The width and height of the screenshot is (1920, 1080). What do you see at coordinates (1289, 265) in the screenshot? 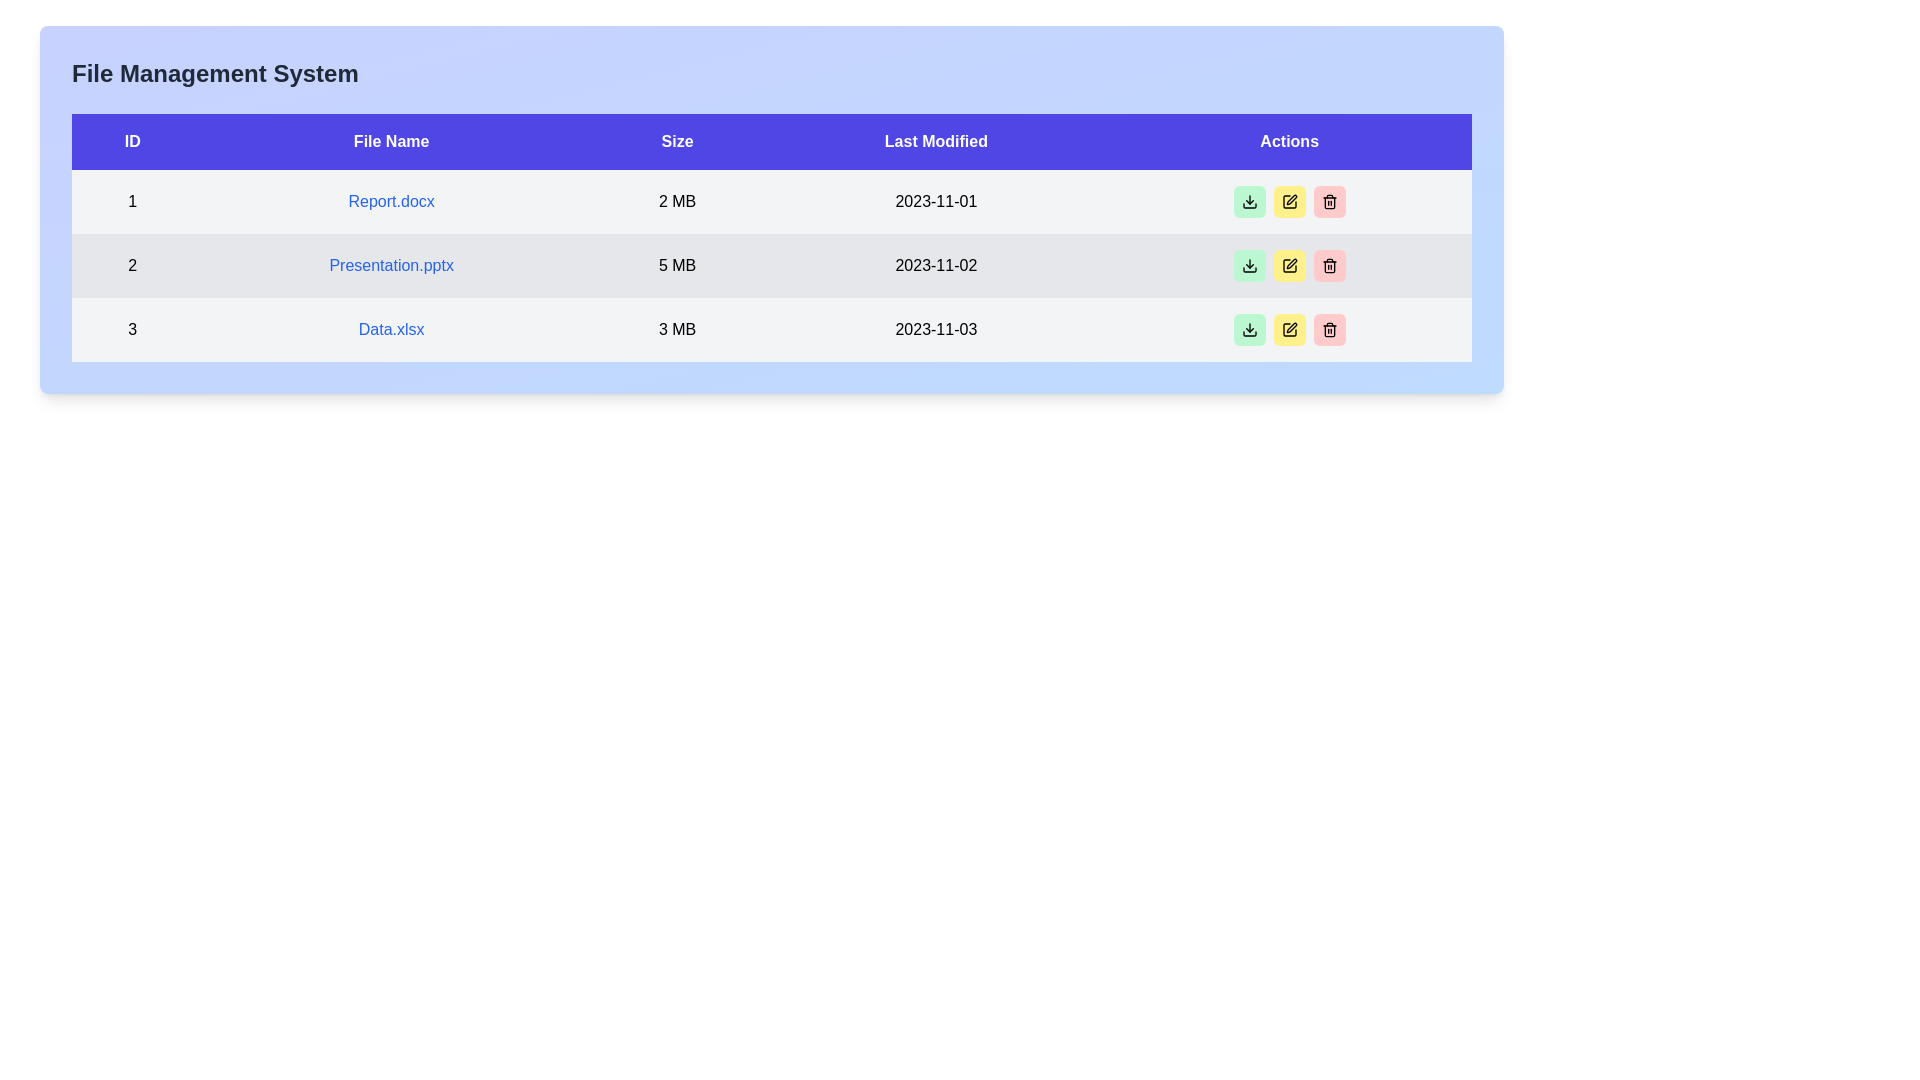
I see `the center of the yellow button with a pen icon in the 'Actions' column` at bounding box center [1289, 265].